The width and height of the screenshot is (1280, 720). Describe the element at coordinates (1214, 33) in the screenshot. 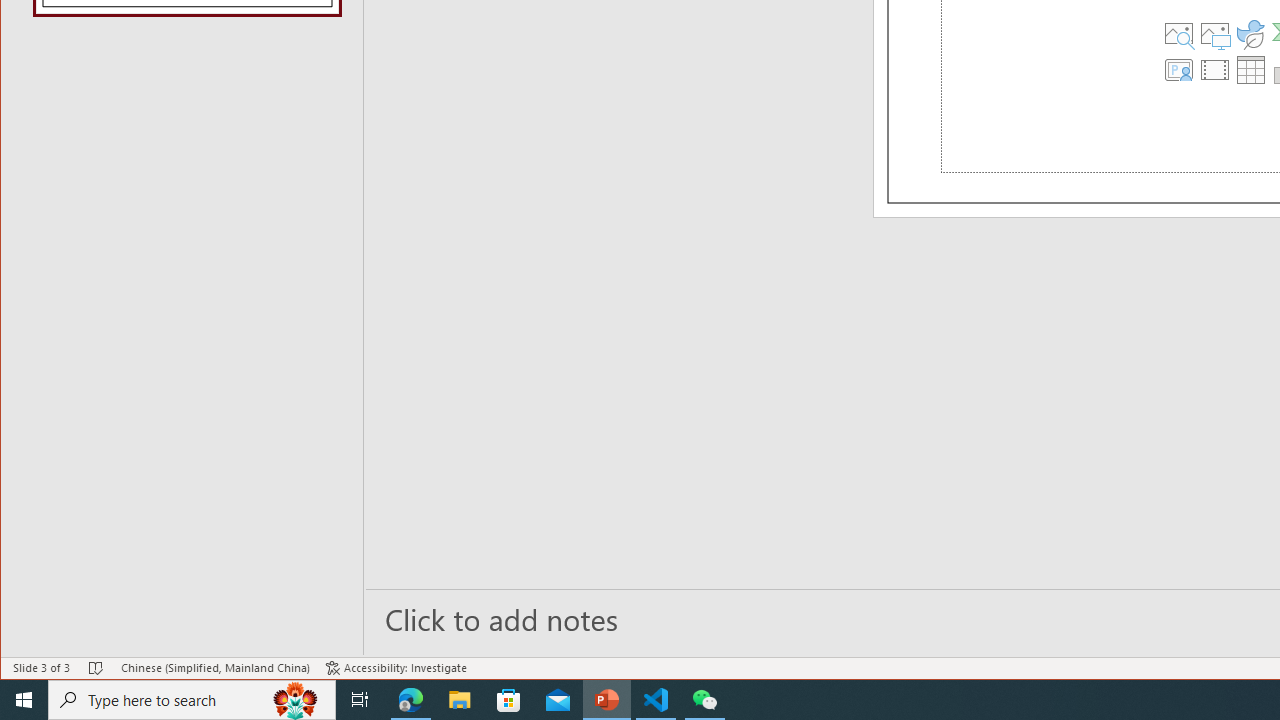

I see `'Pictures'` at that location.